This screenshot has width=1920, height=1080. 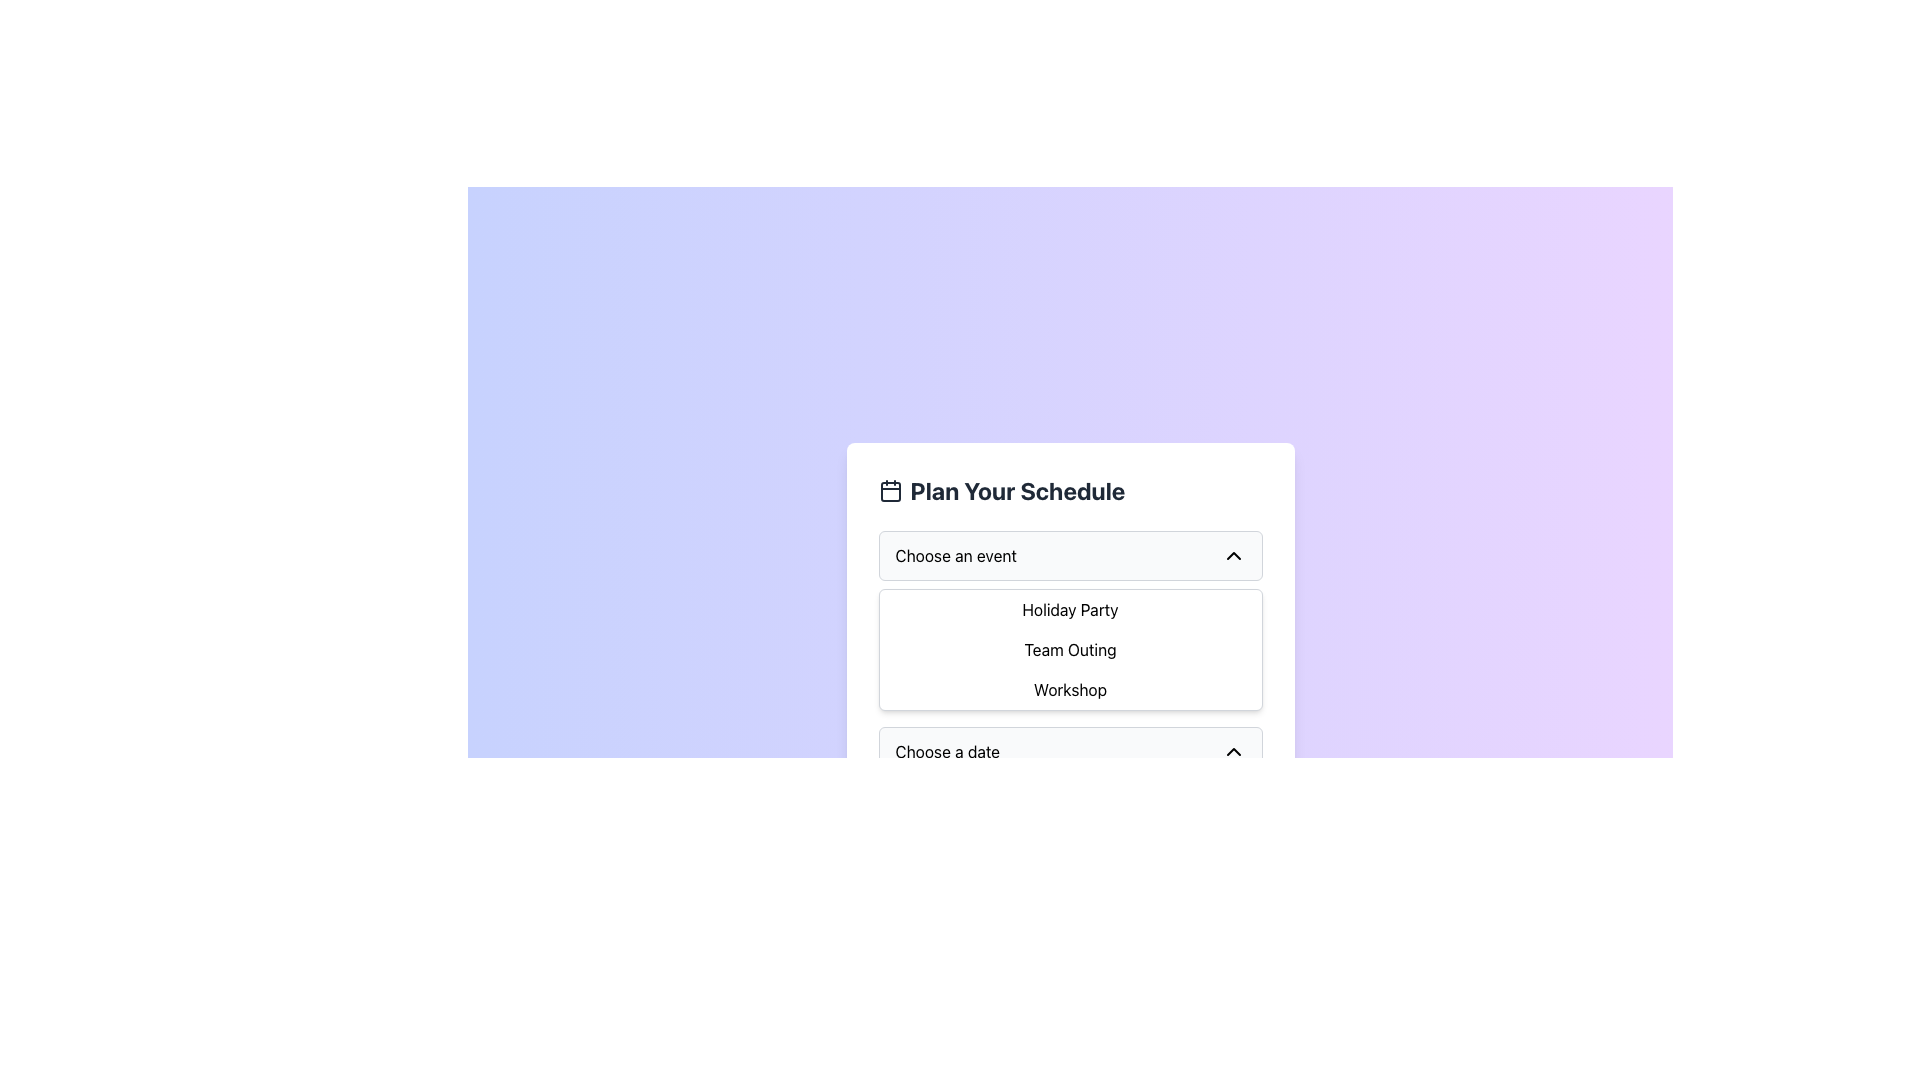 I want to click on the inner square section of the calendar icon located left of the 'Plan Your Schedule' heading, so click(x=889, y=492).